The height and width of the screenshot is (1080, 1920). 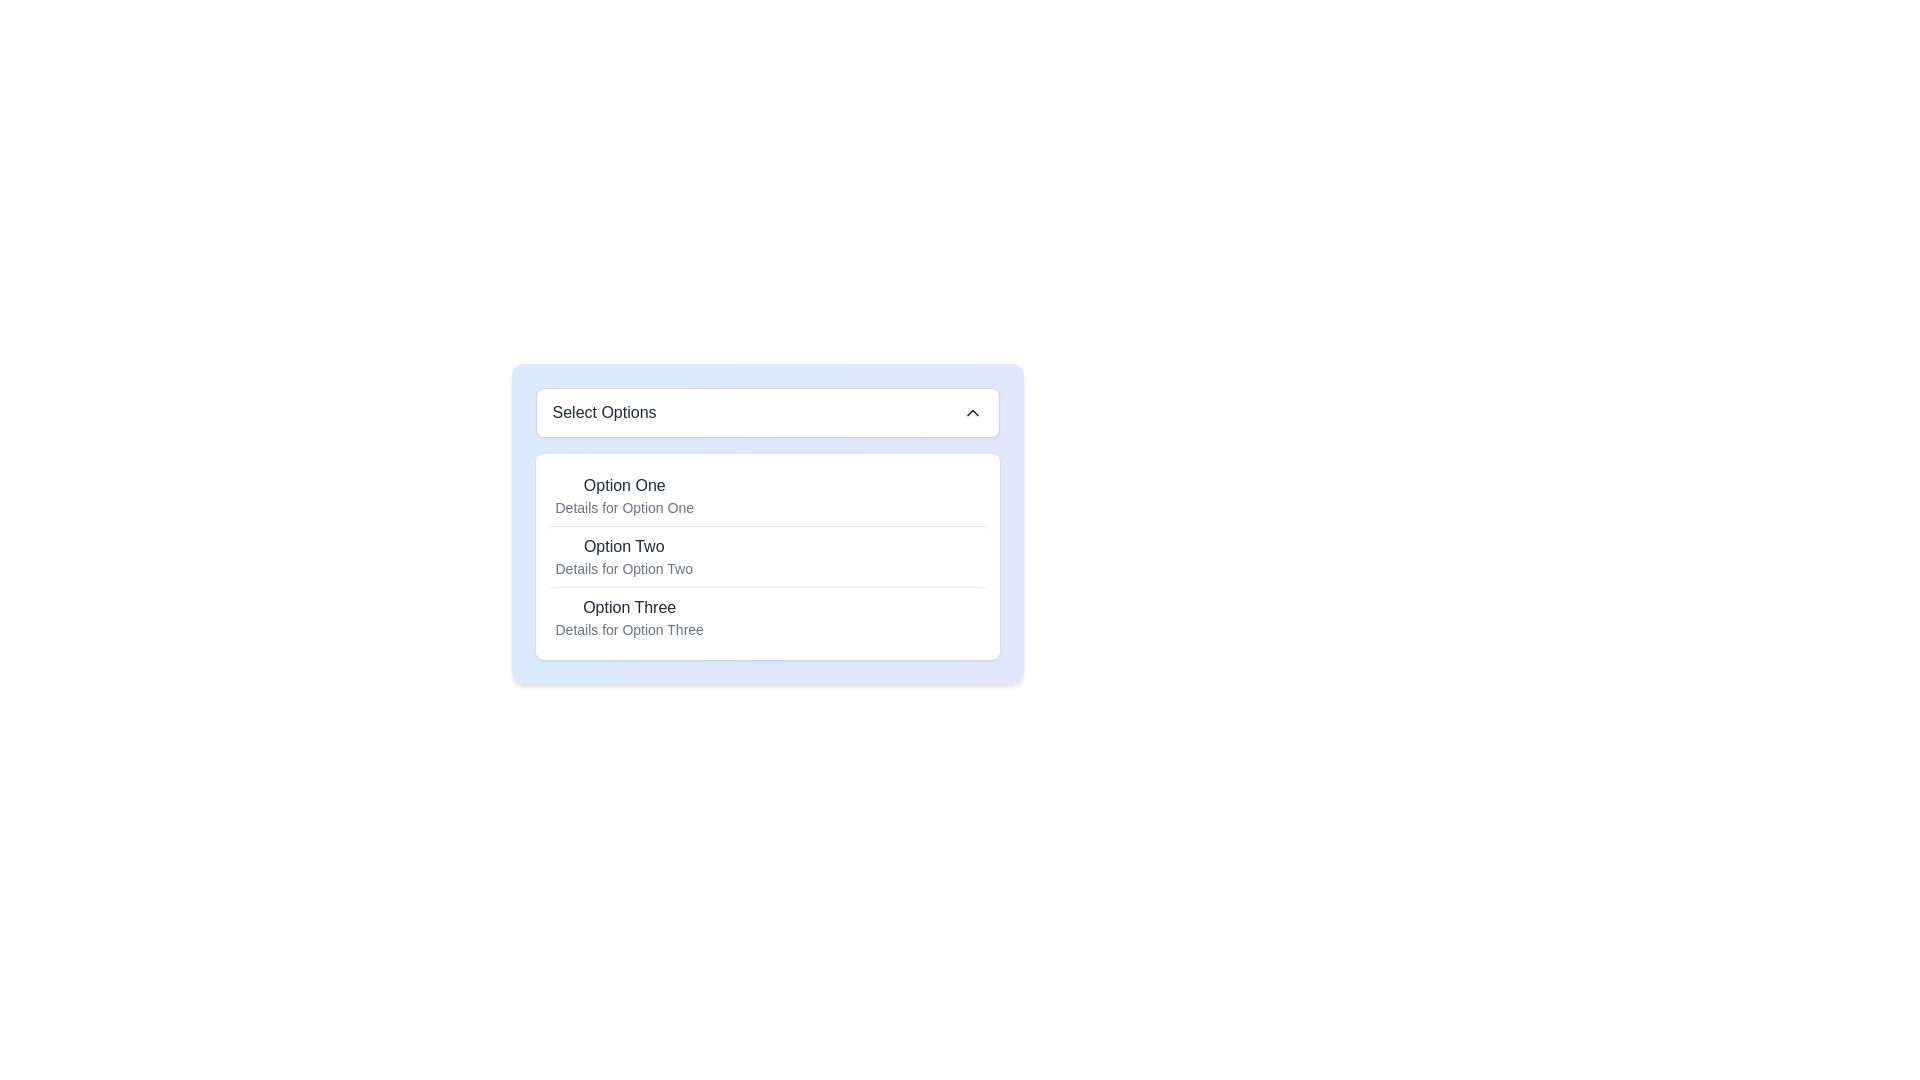 What do you see at coordinates (623, 486) in the screenshot?
I see `the text label displaying 'Option One' located at the top of the dropdown menu options` at bounding box center [623, 486].